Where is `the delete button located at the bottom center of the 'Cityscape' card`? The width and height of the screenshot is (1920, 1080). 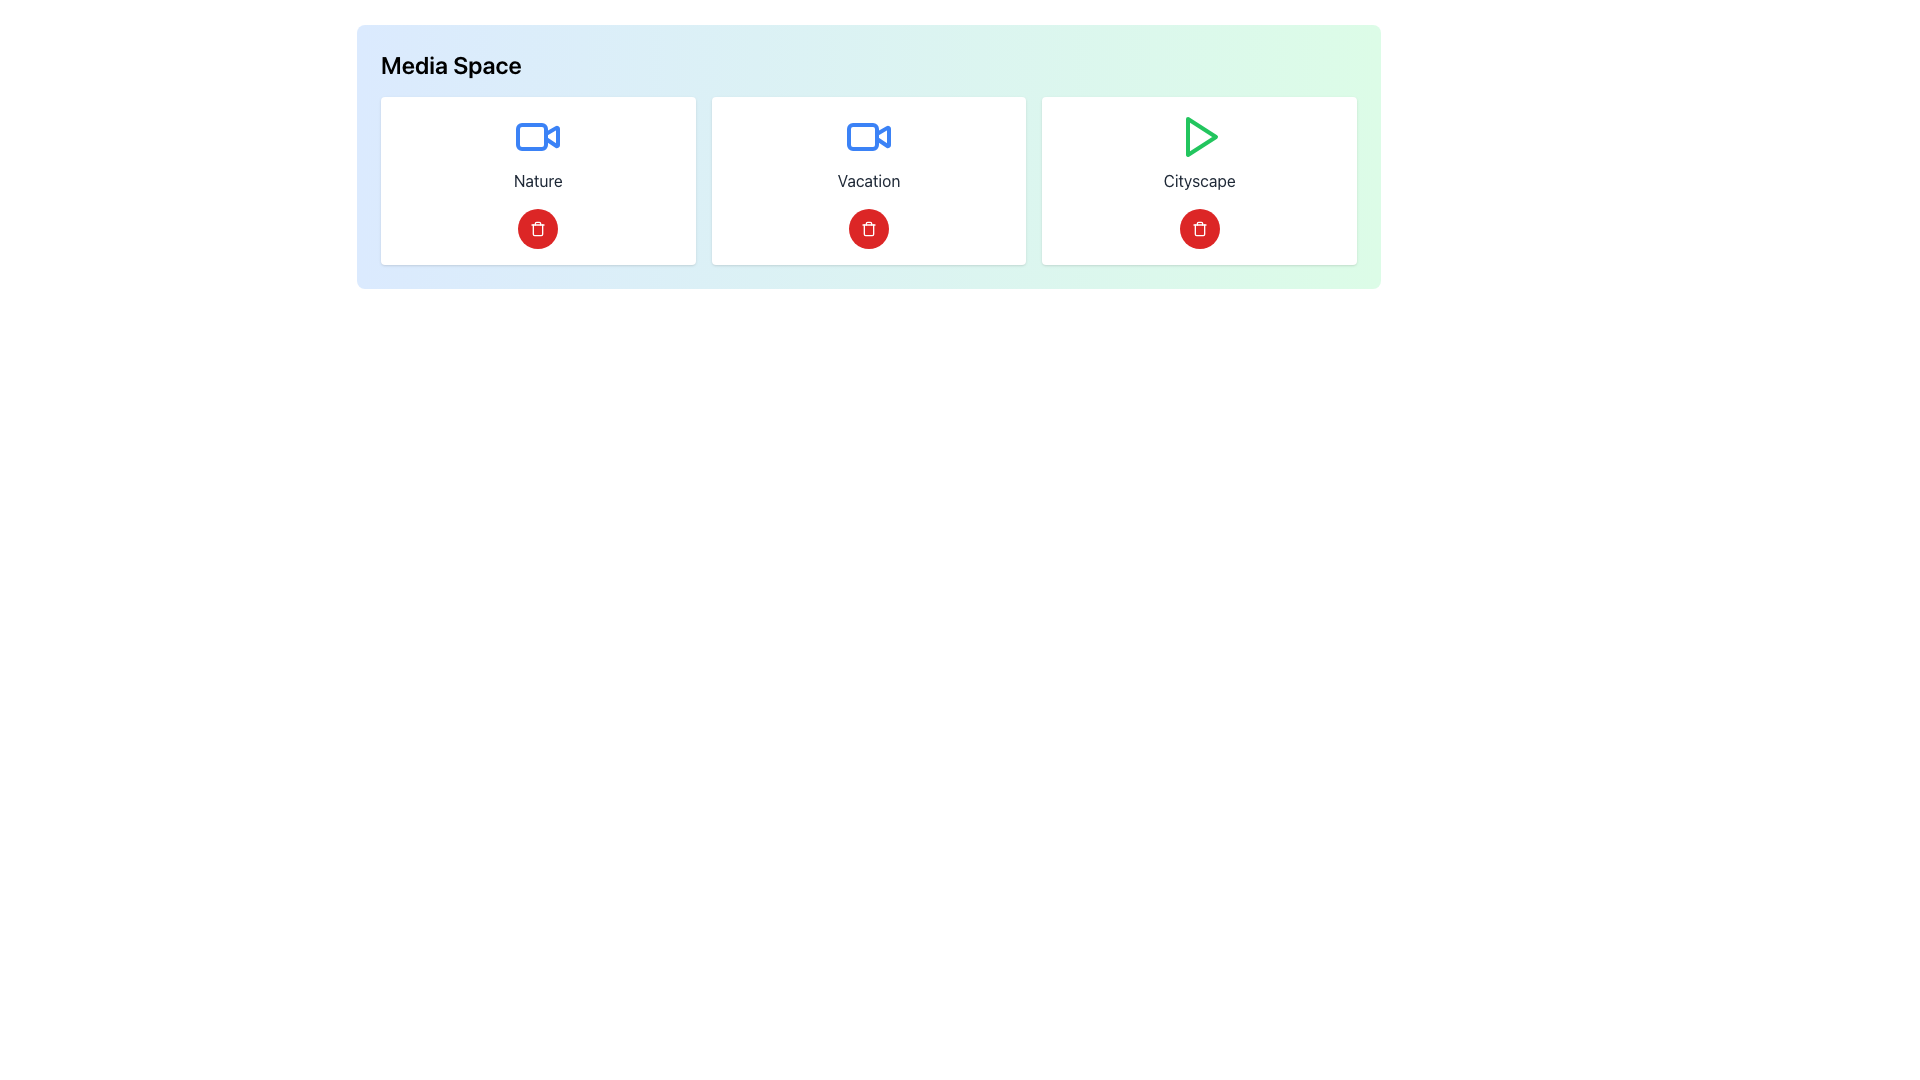
the delete button located at the bottom center of the 'Cityscape' card is located at coordinates (1199, 227).